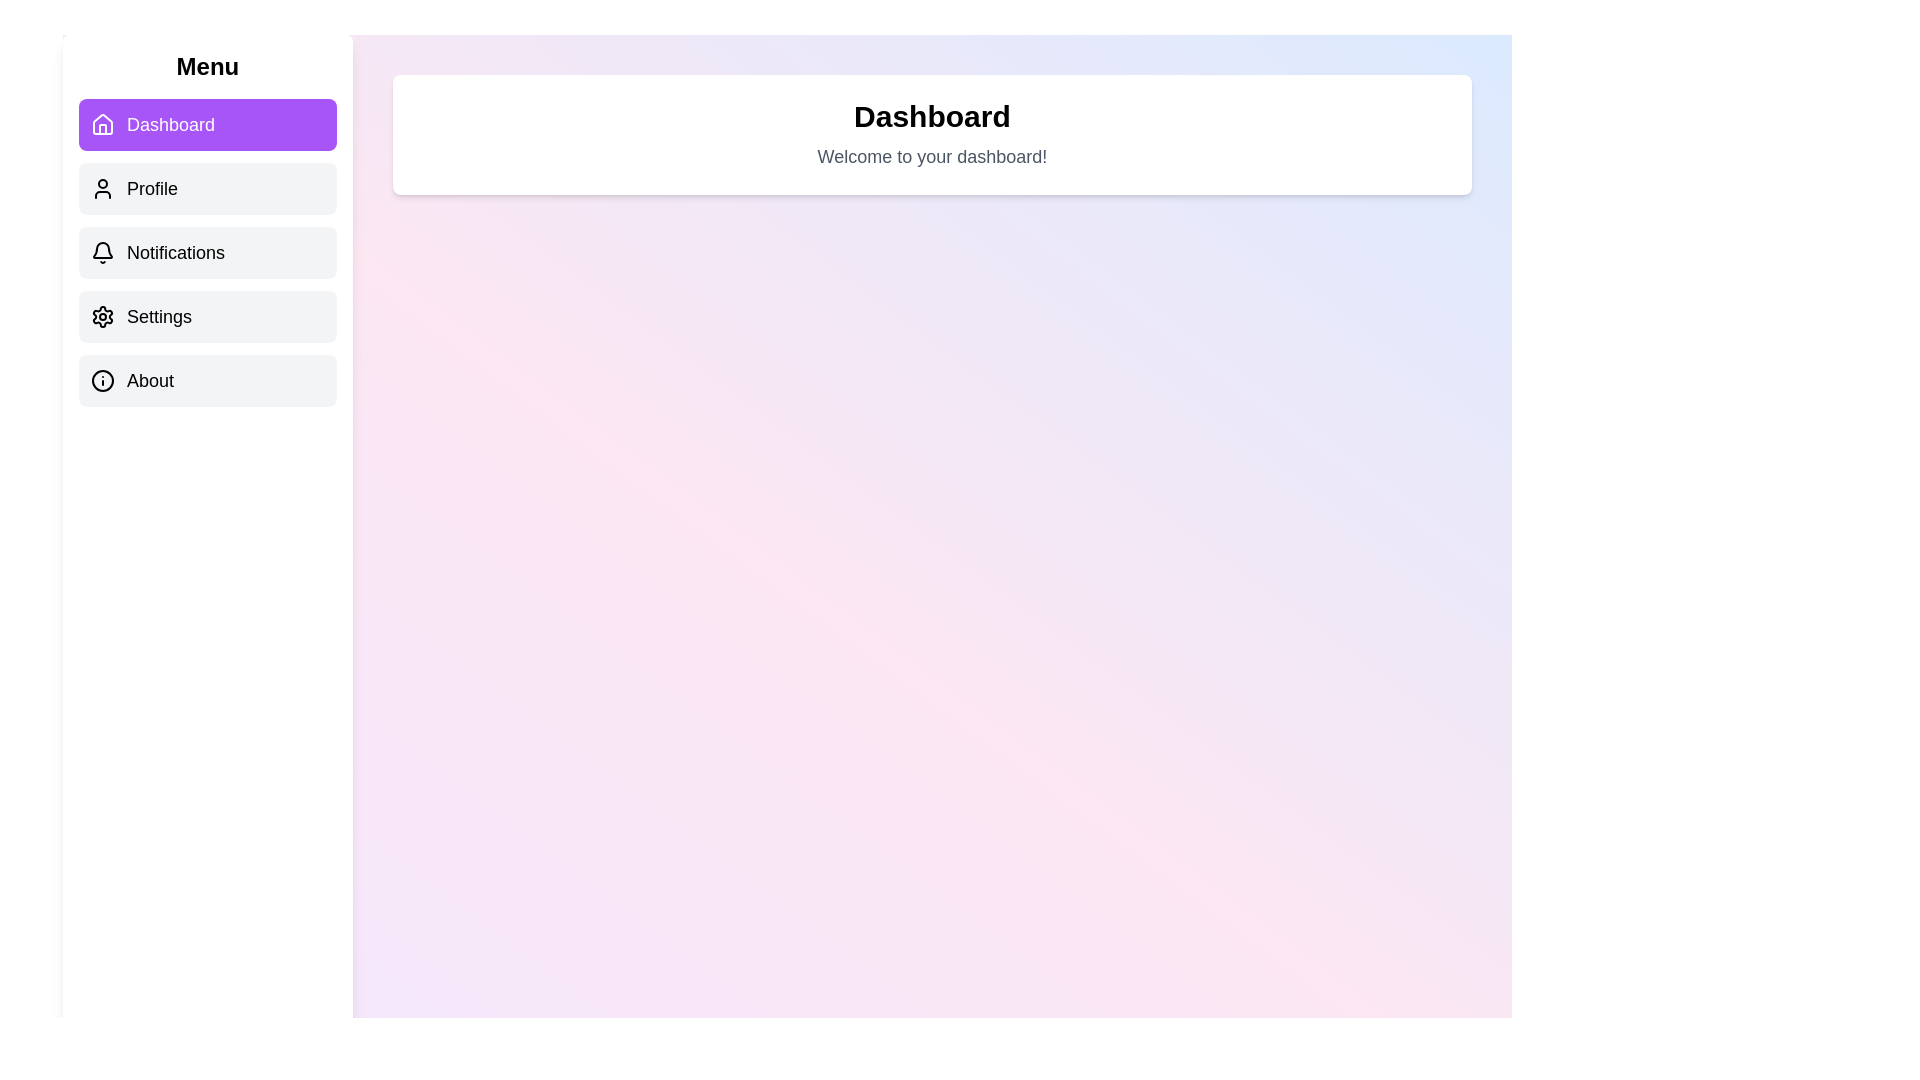 This screenshot has height=1080, width=1920. I want to click on the menu item Profile to view its content, so click(207, 189).